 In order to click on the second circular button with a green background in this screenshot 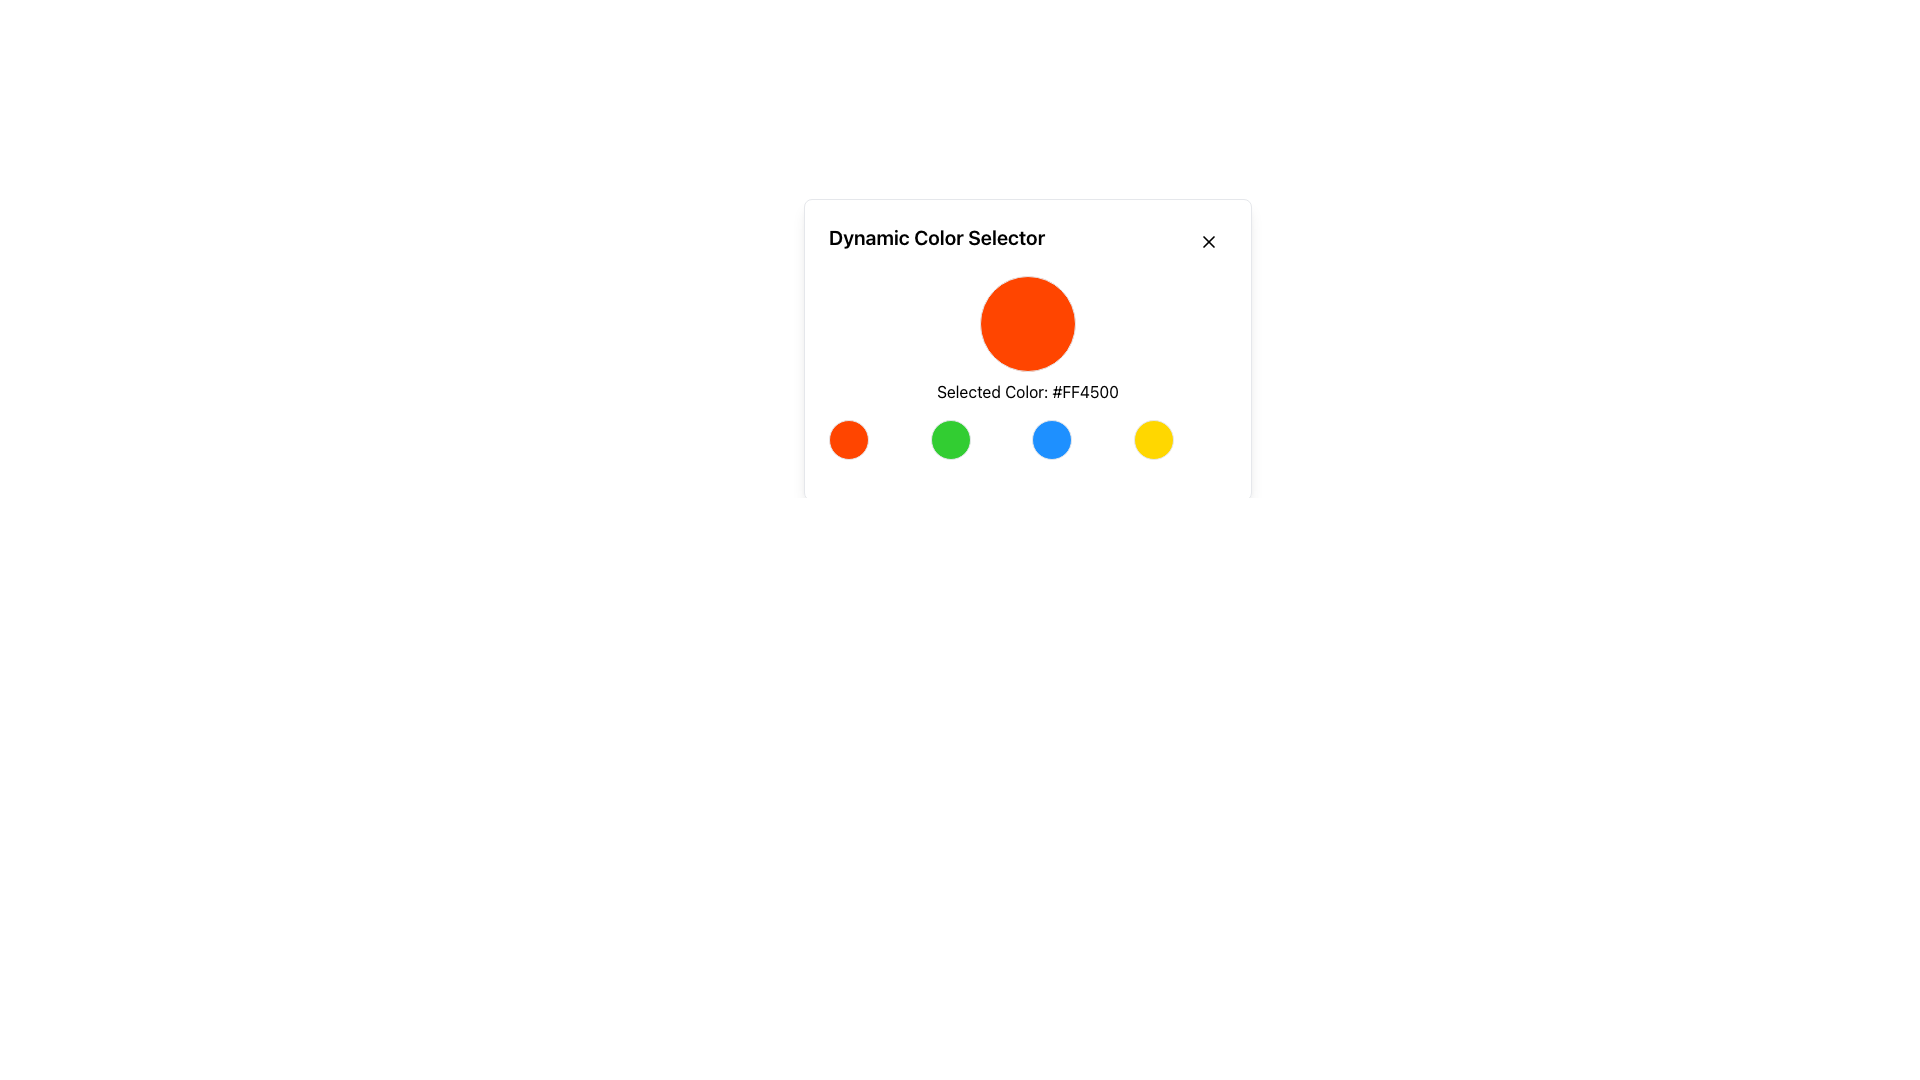, I will do `click(949, 438)`.